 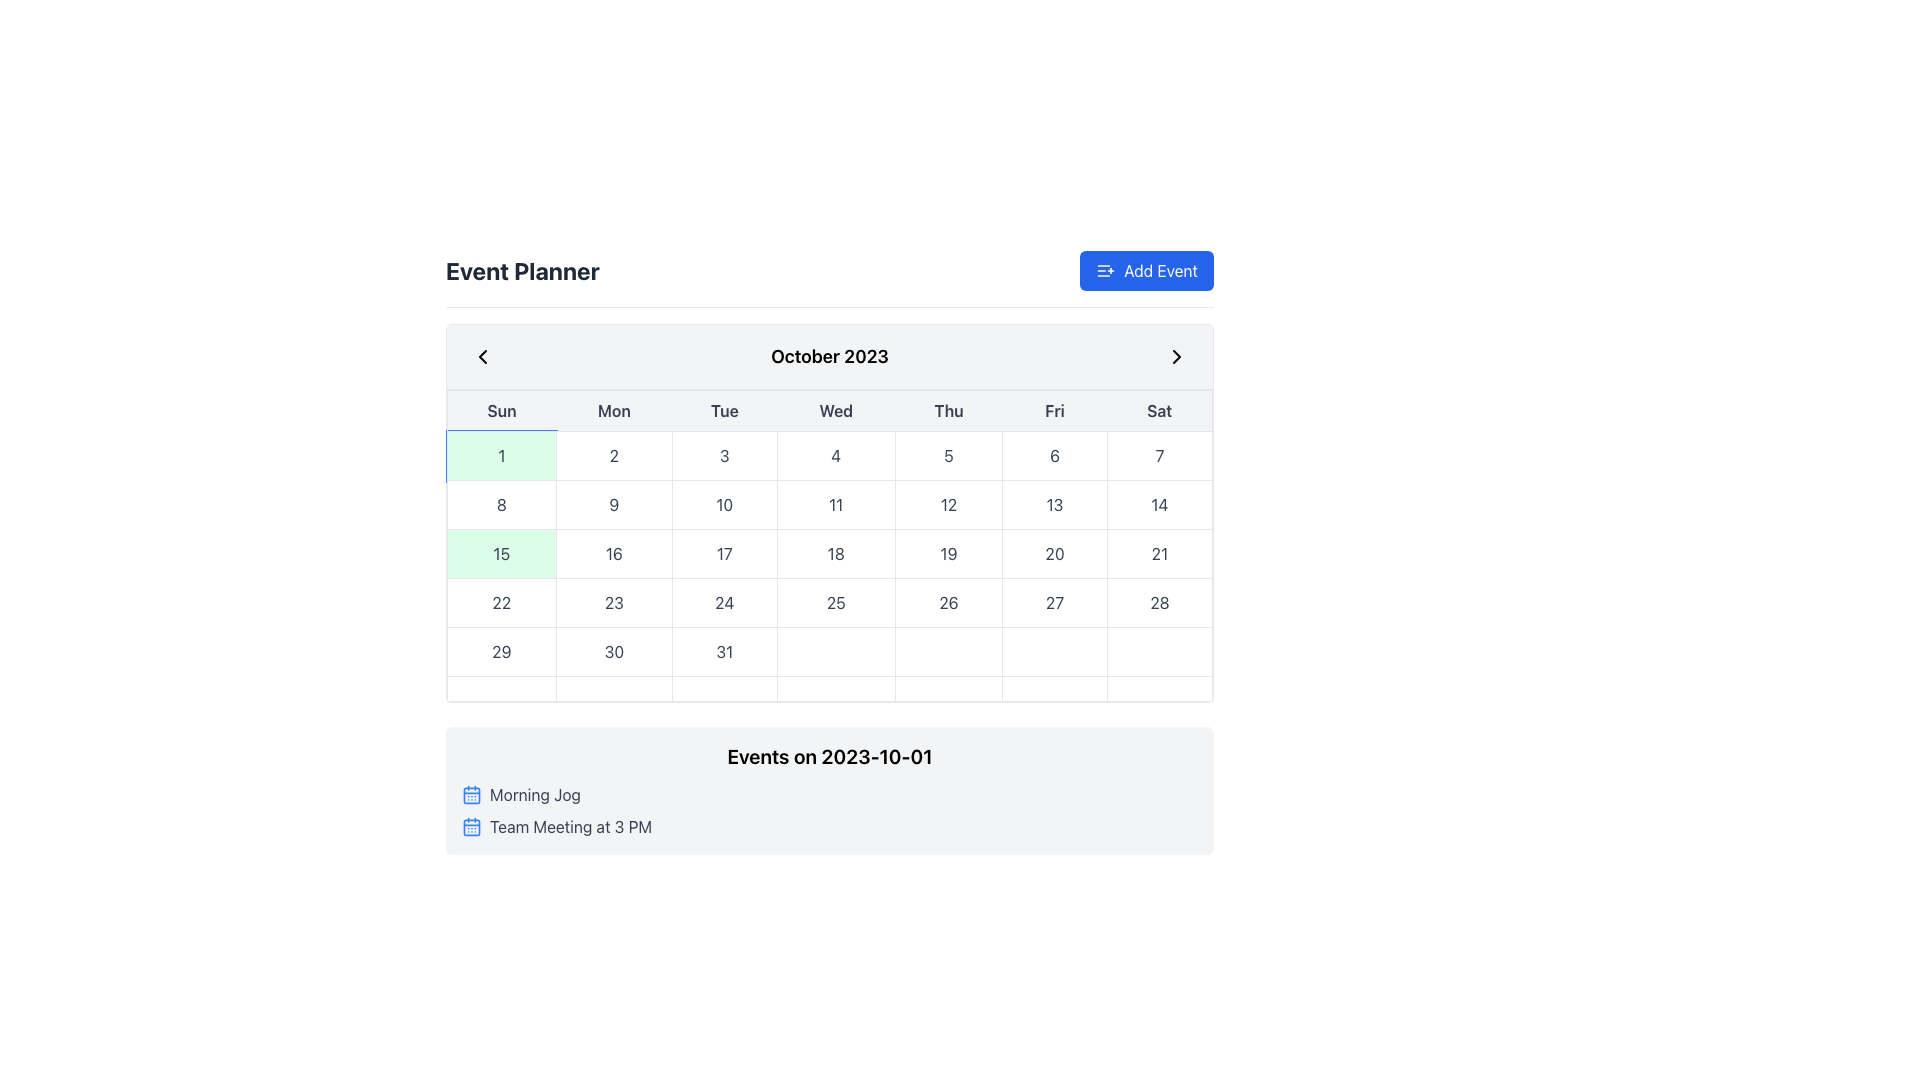 What do you see at coordinates (1054, 410) in the screenshot?
I see `the static text label representing 'Friday' in the calendar view, which is the sixth day in the header row, located between 'Thursday' and 'Saturday'` at bounding box center [1054, 410].